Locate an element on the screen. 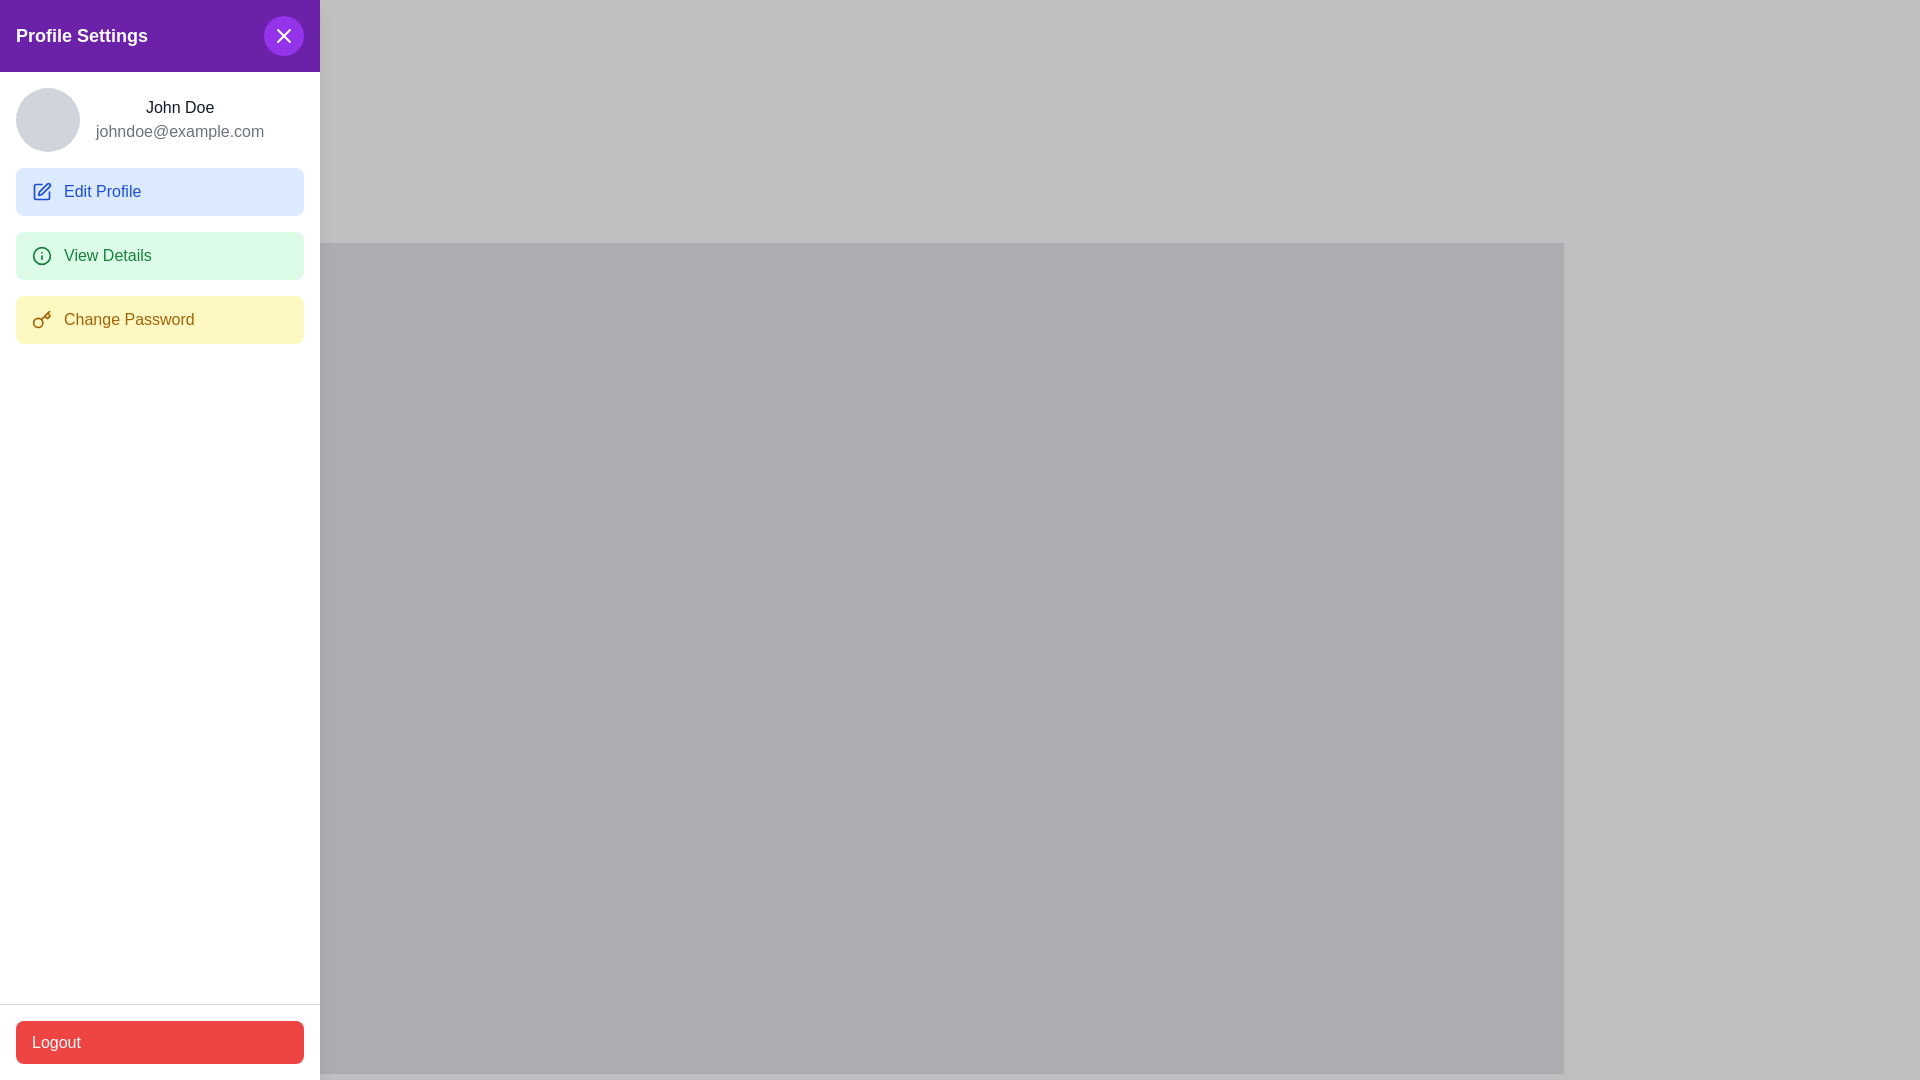 The image size is (1920, 1080). the 'Logout' button, which is a red rectangular button with rounded corners and white text, positioned at the bottom-left corner of the user interface is located at coordinates (158, 1040).